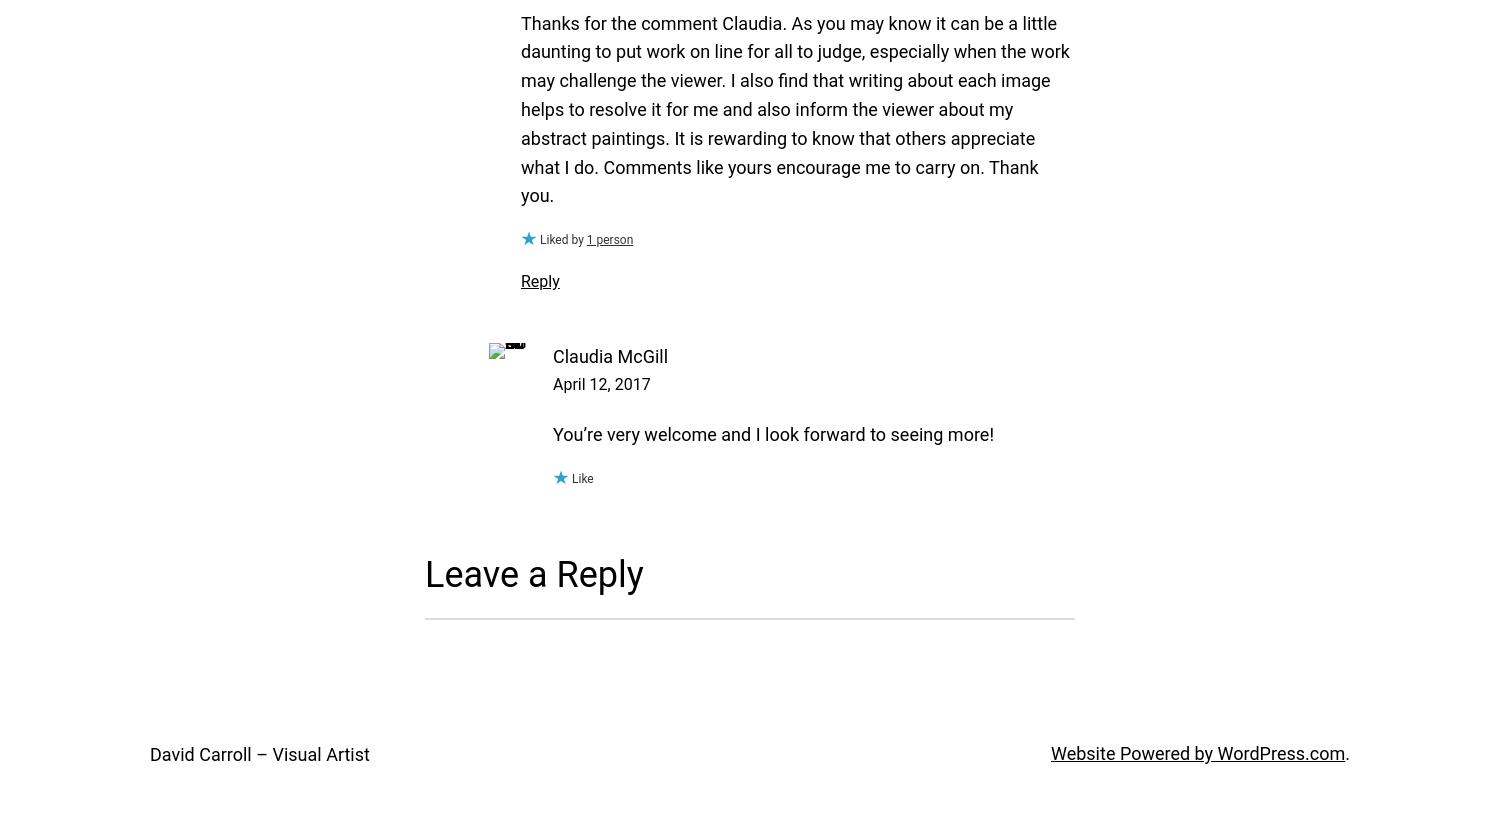 Image resolution: width=1500 pixels, height=816 pixels. Describe the element at coordinates (609, 355) in the screenshot. I see `'Claudia McGill'` at that location.